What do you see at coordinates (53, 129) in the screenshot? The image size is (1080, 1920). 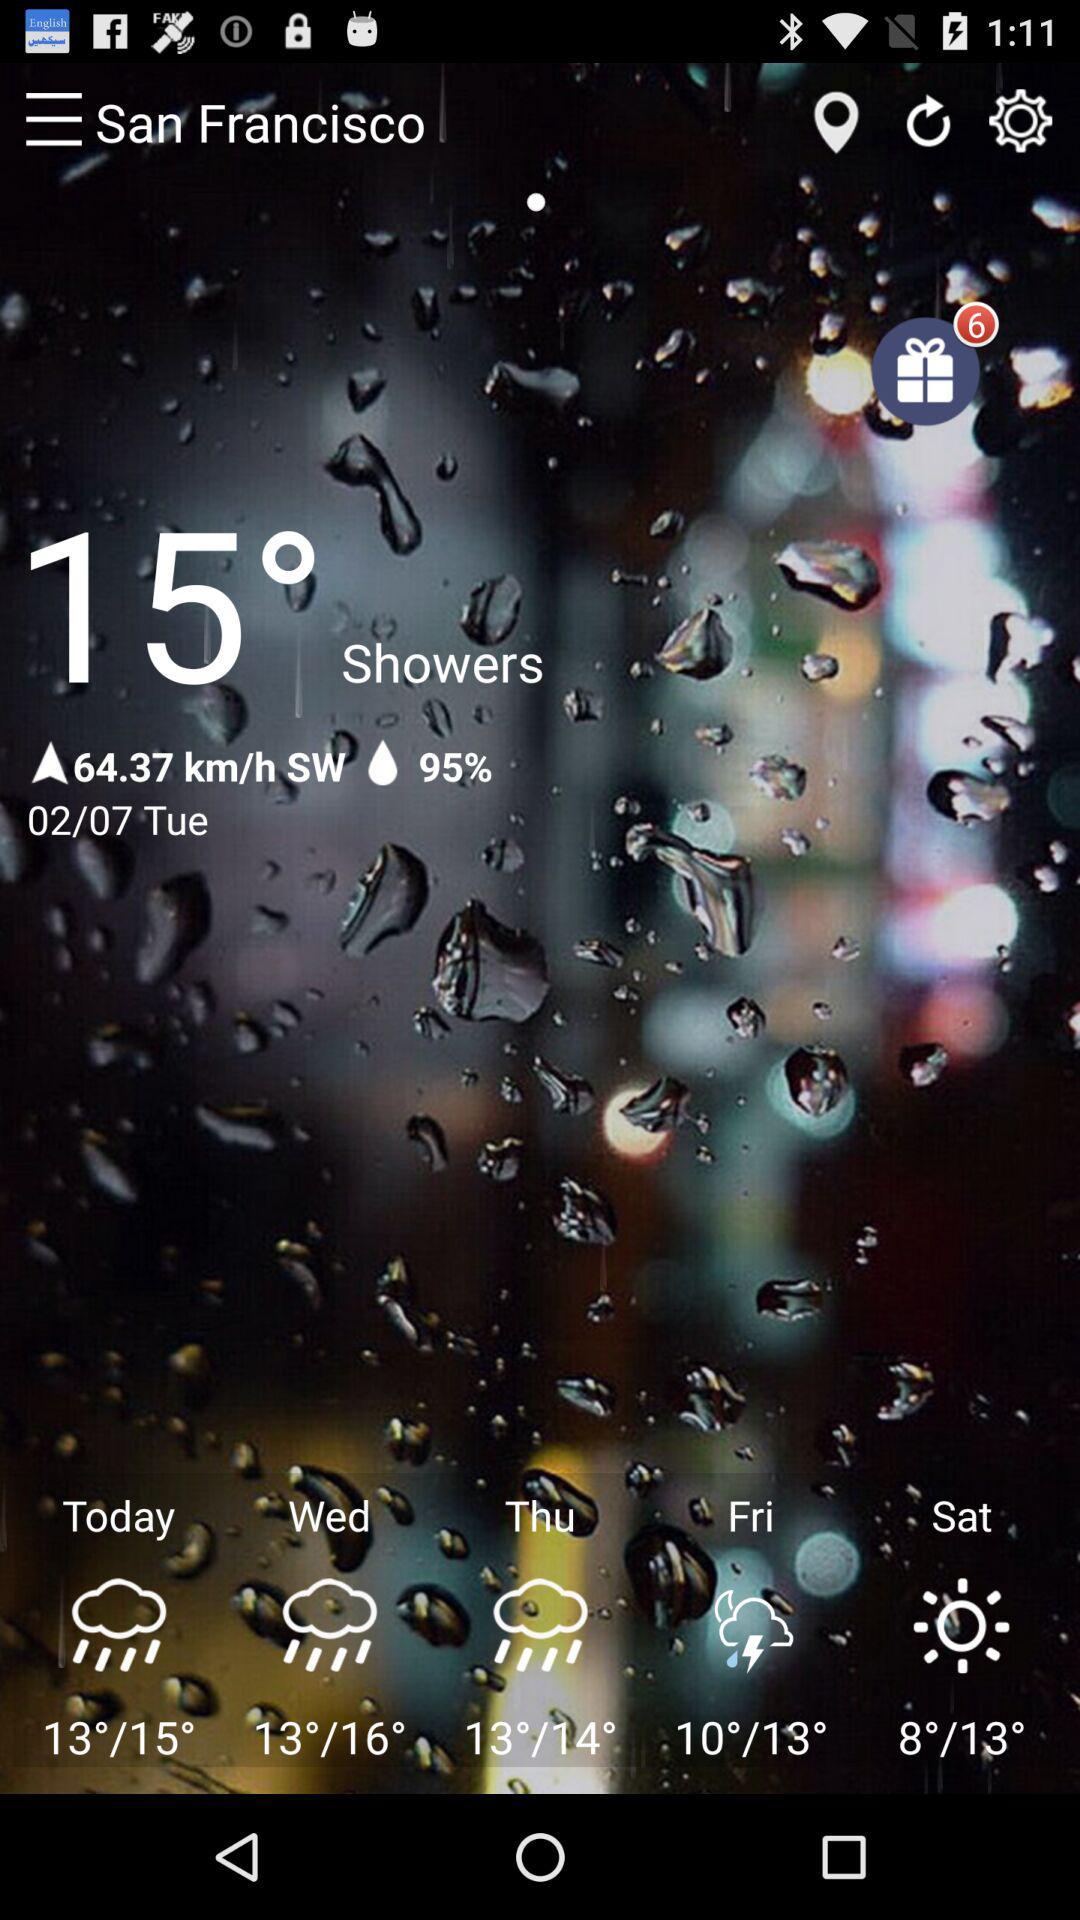 I see `the menu icon` at bounding box center [53, 129].